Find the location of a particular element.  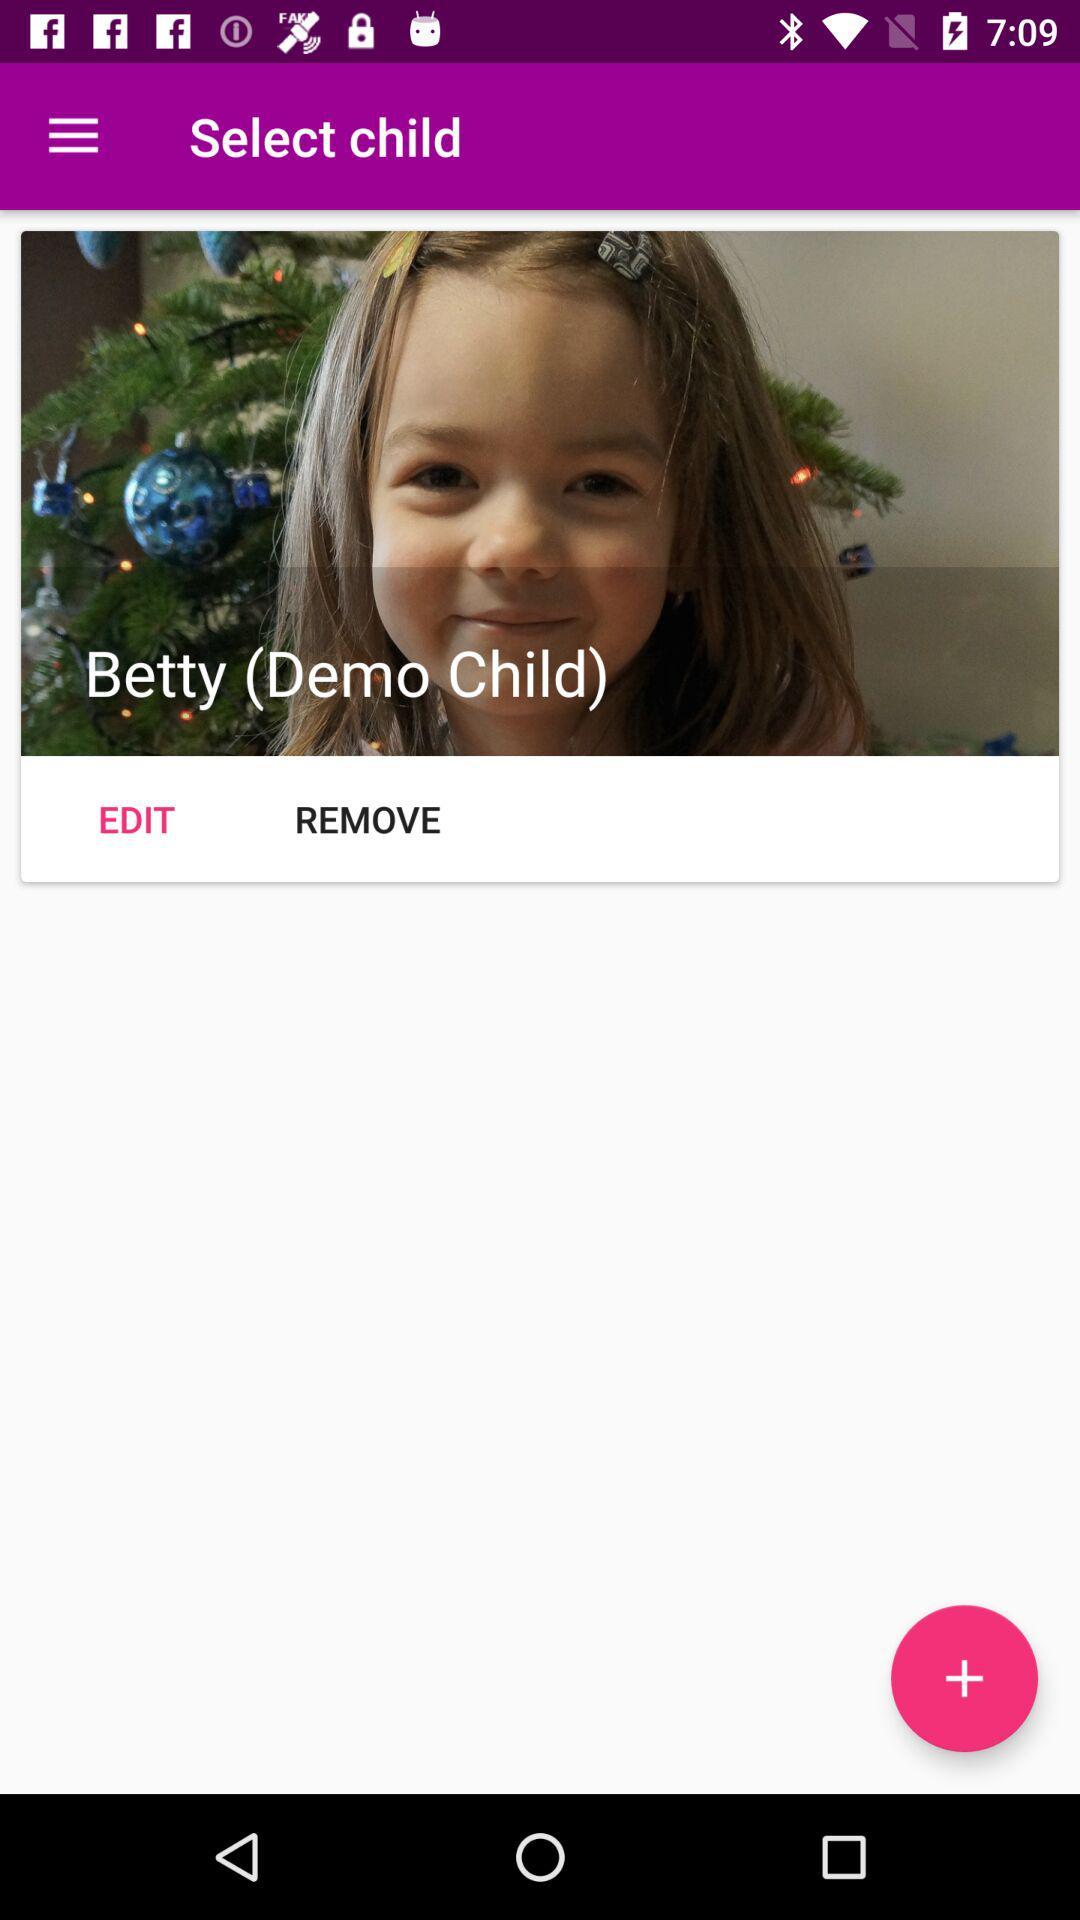

the icon next to the edit icon is located at coordinates (367, 819).